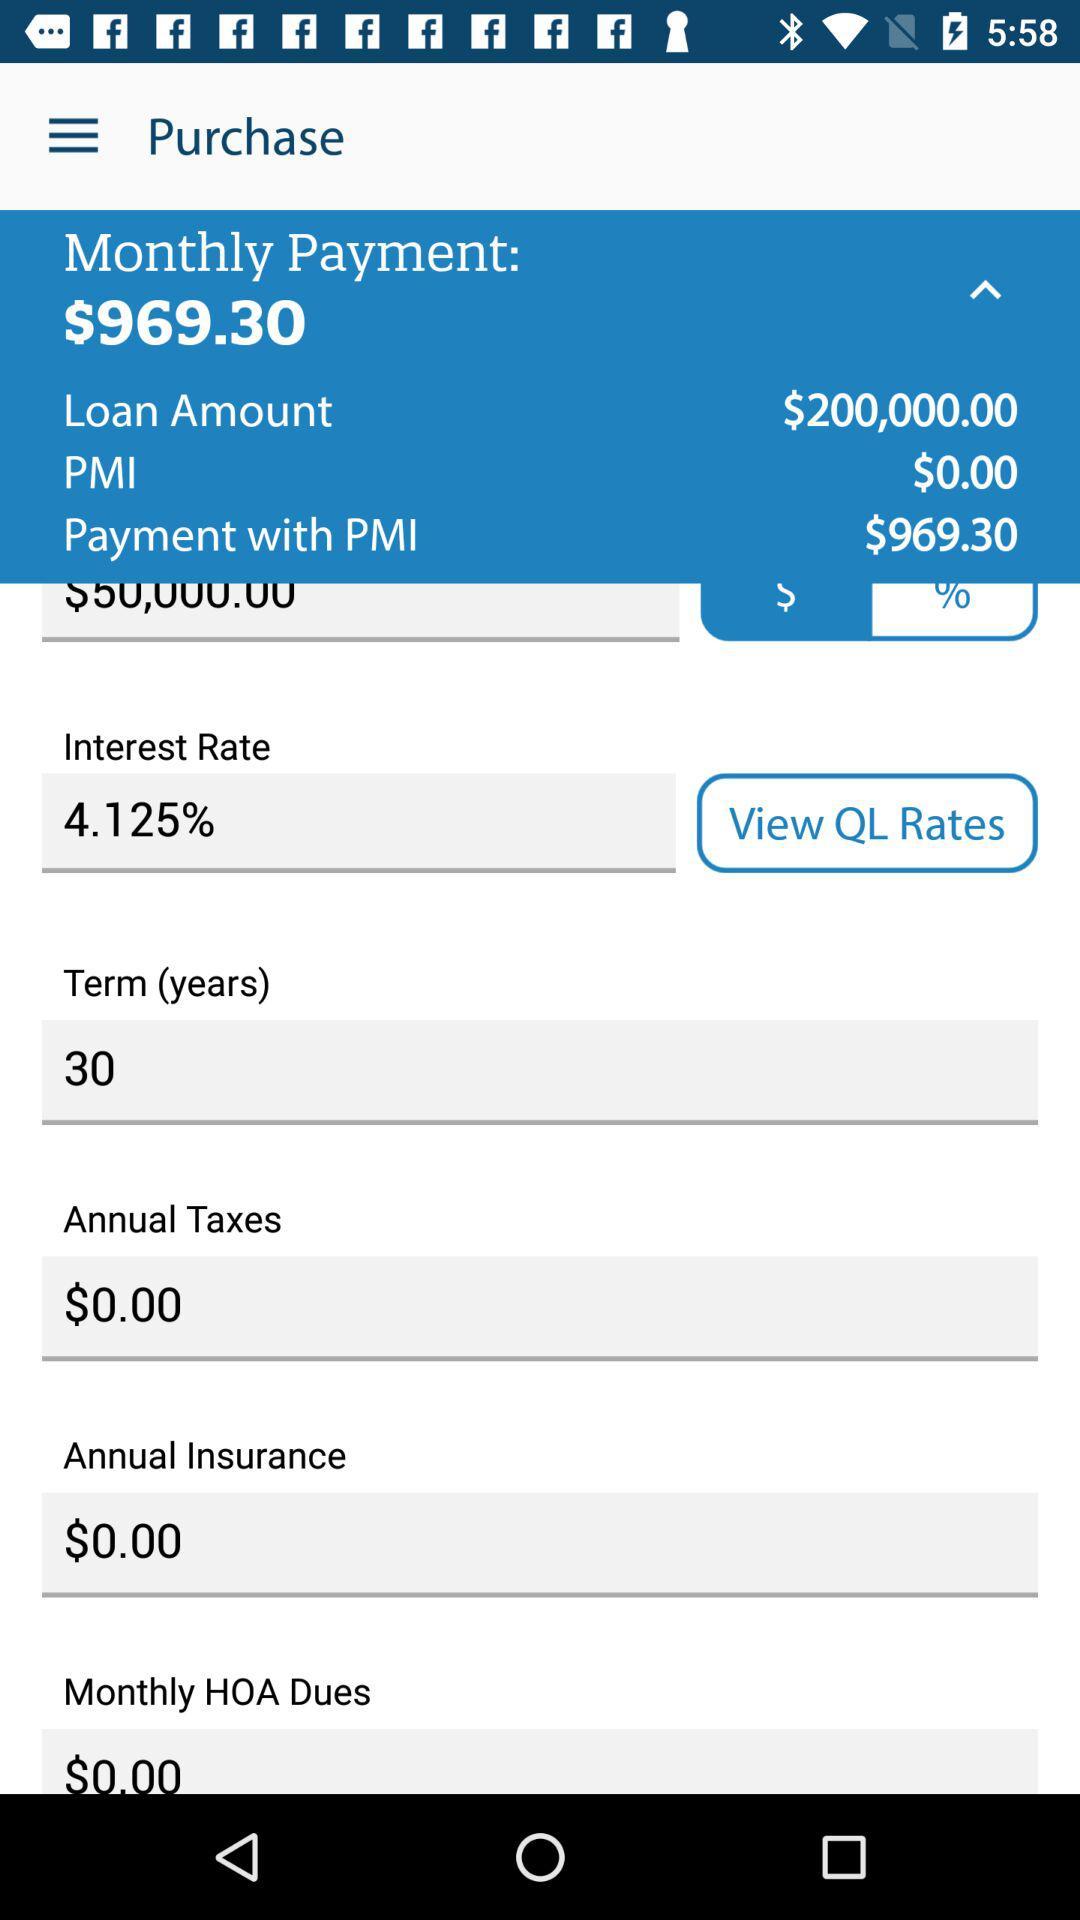  What do you see at coordinates (357, 823) in the screenshot?
I see `item to the left of view ql rates item` at bounding box center [357, 823].